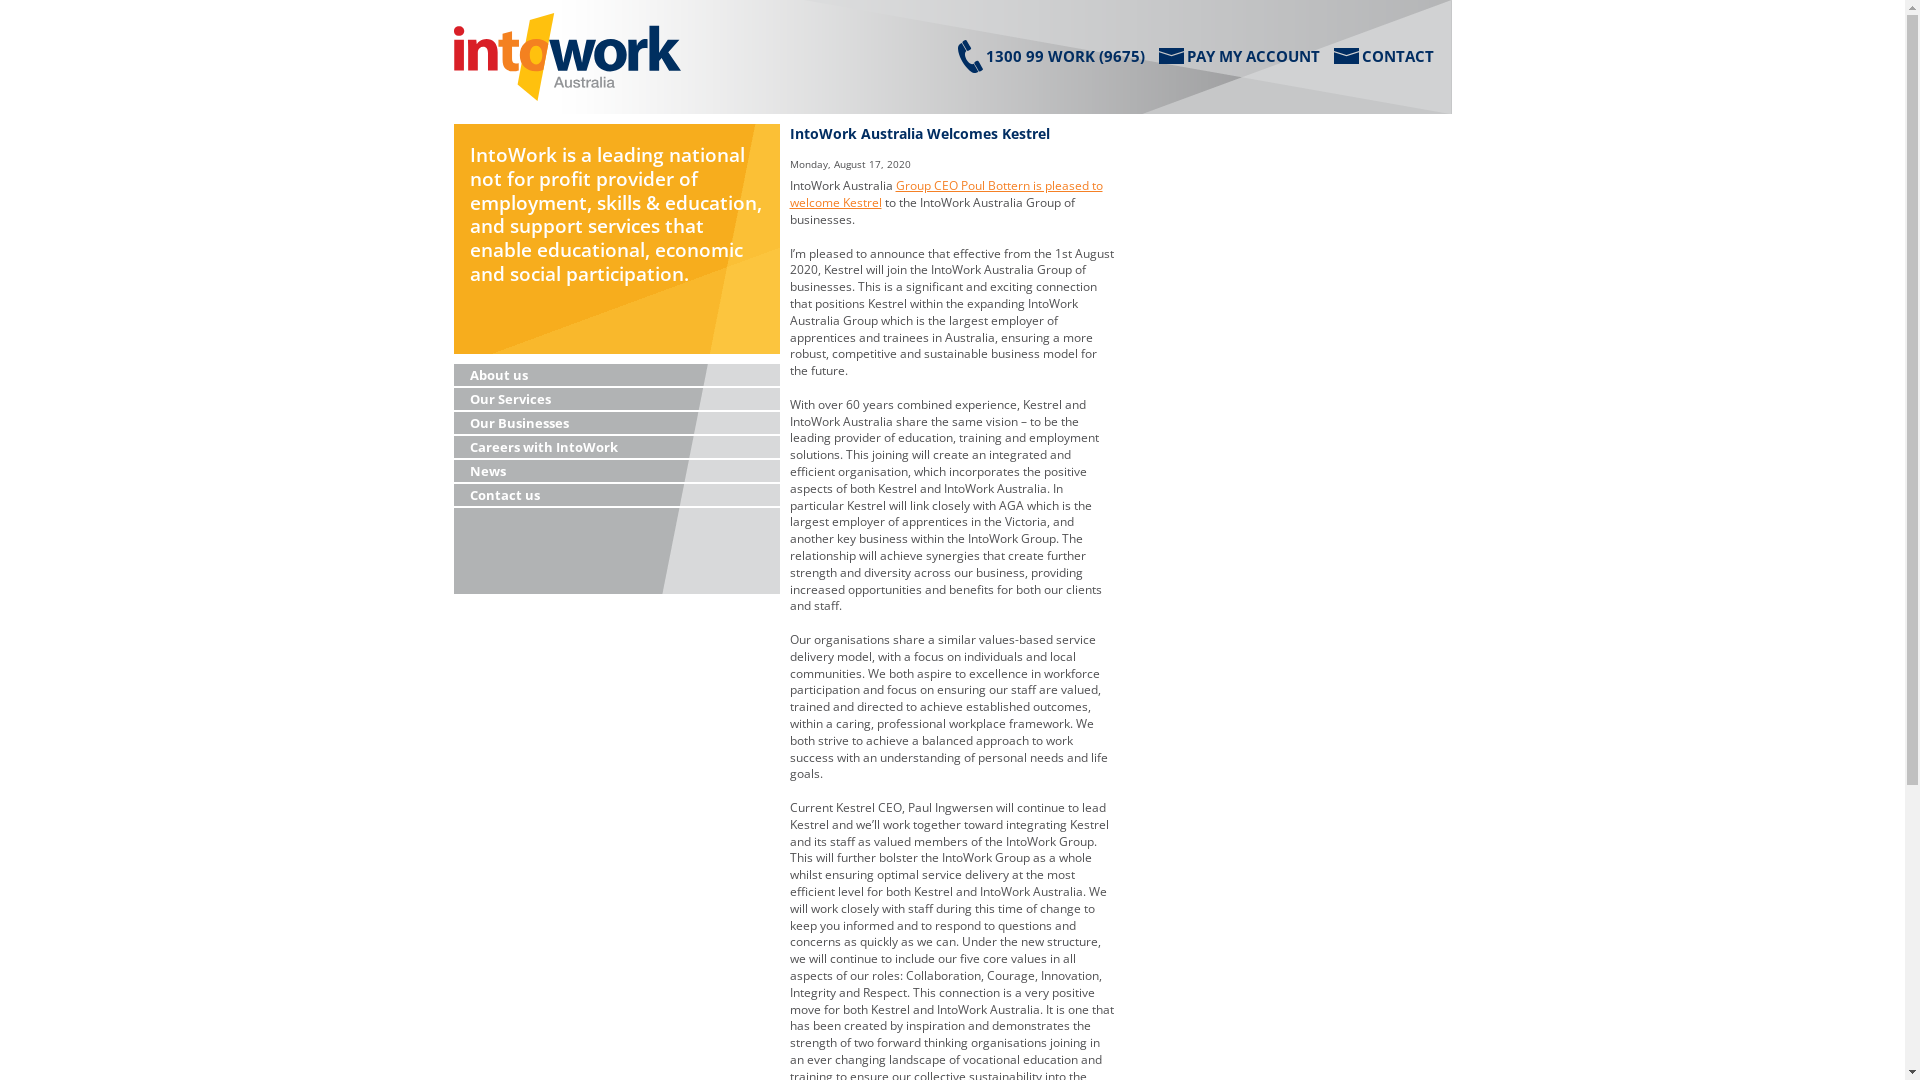 The width and height of the screenshot is (1920, 1080). What do you see at coordinates (1382, 55) in the screenshot?
I see `'CONTACT'` at bounding box center [1382, 55].